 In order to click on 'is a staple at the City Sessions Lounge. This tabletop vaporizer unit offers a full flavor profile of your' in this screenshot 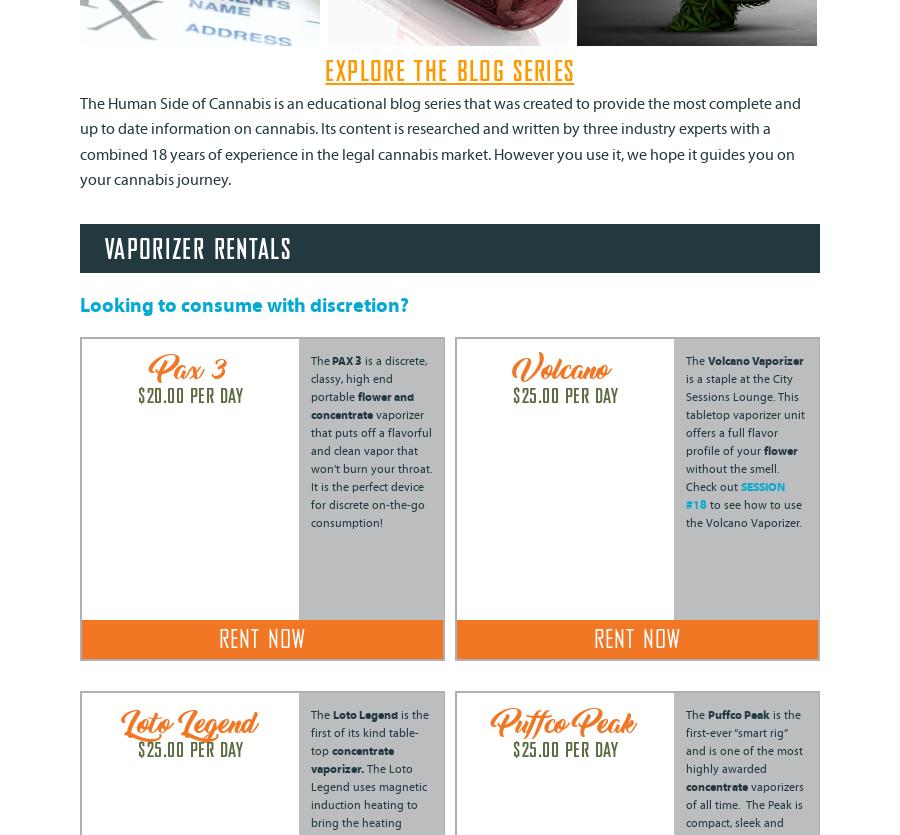, I will do `click(744, 414)`.